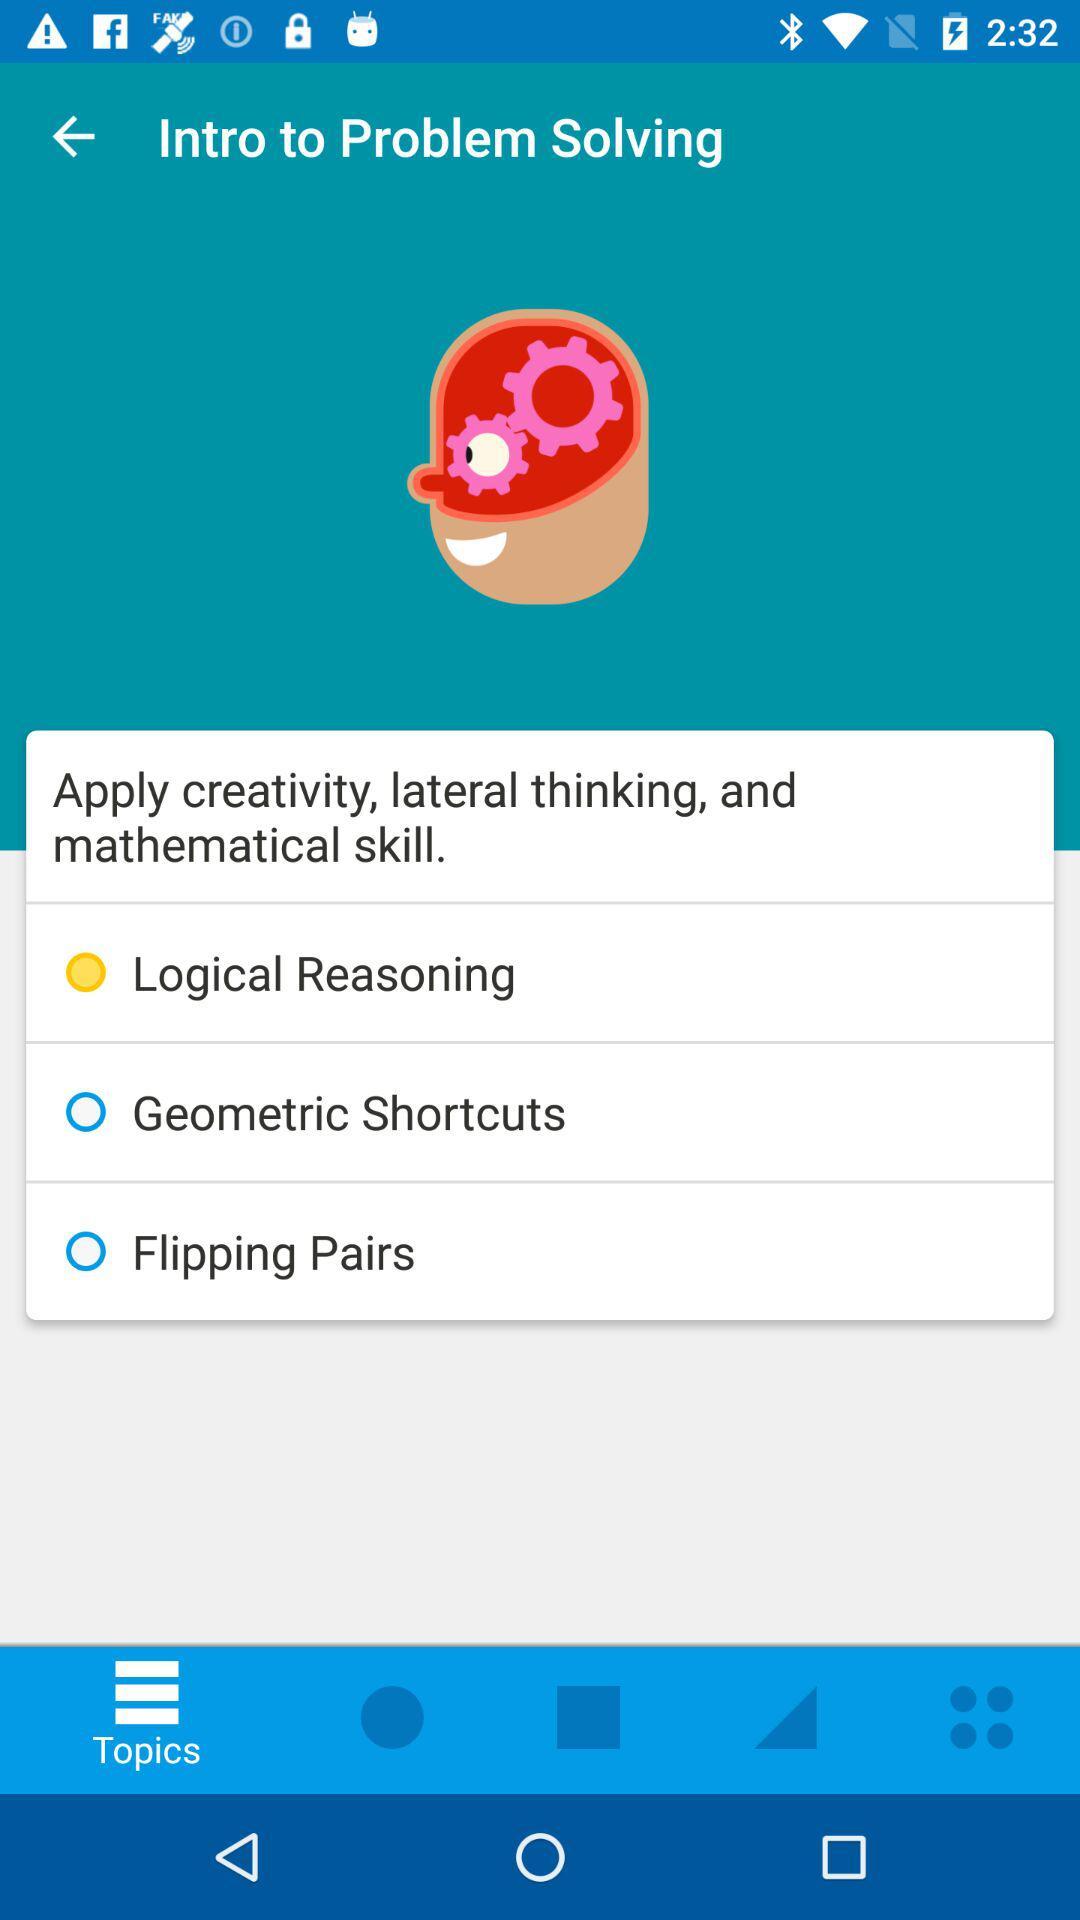 This screenshot has height=1920, width=1080. Describe the element at coordinates (540, 1111) in the screenshot. I see `the icon below logical reasoning icon` at that location.